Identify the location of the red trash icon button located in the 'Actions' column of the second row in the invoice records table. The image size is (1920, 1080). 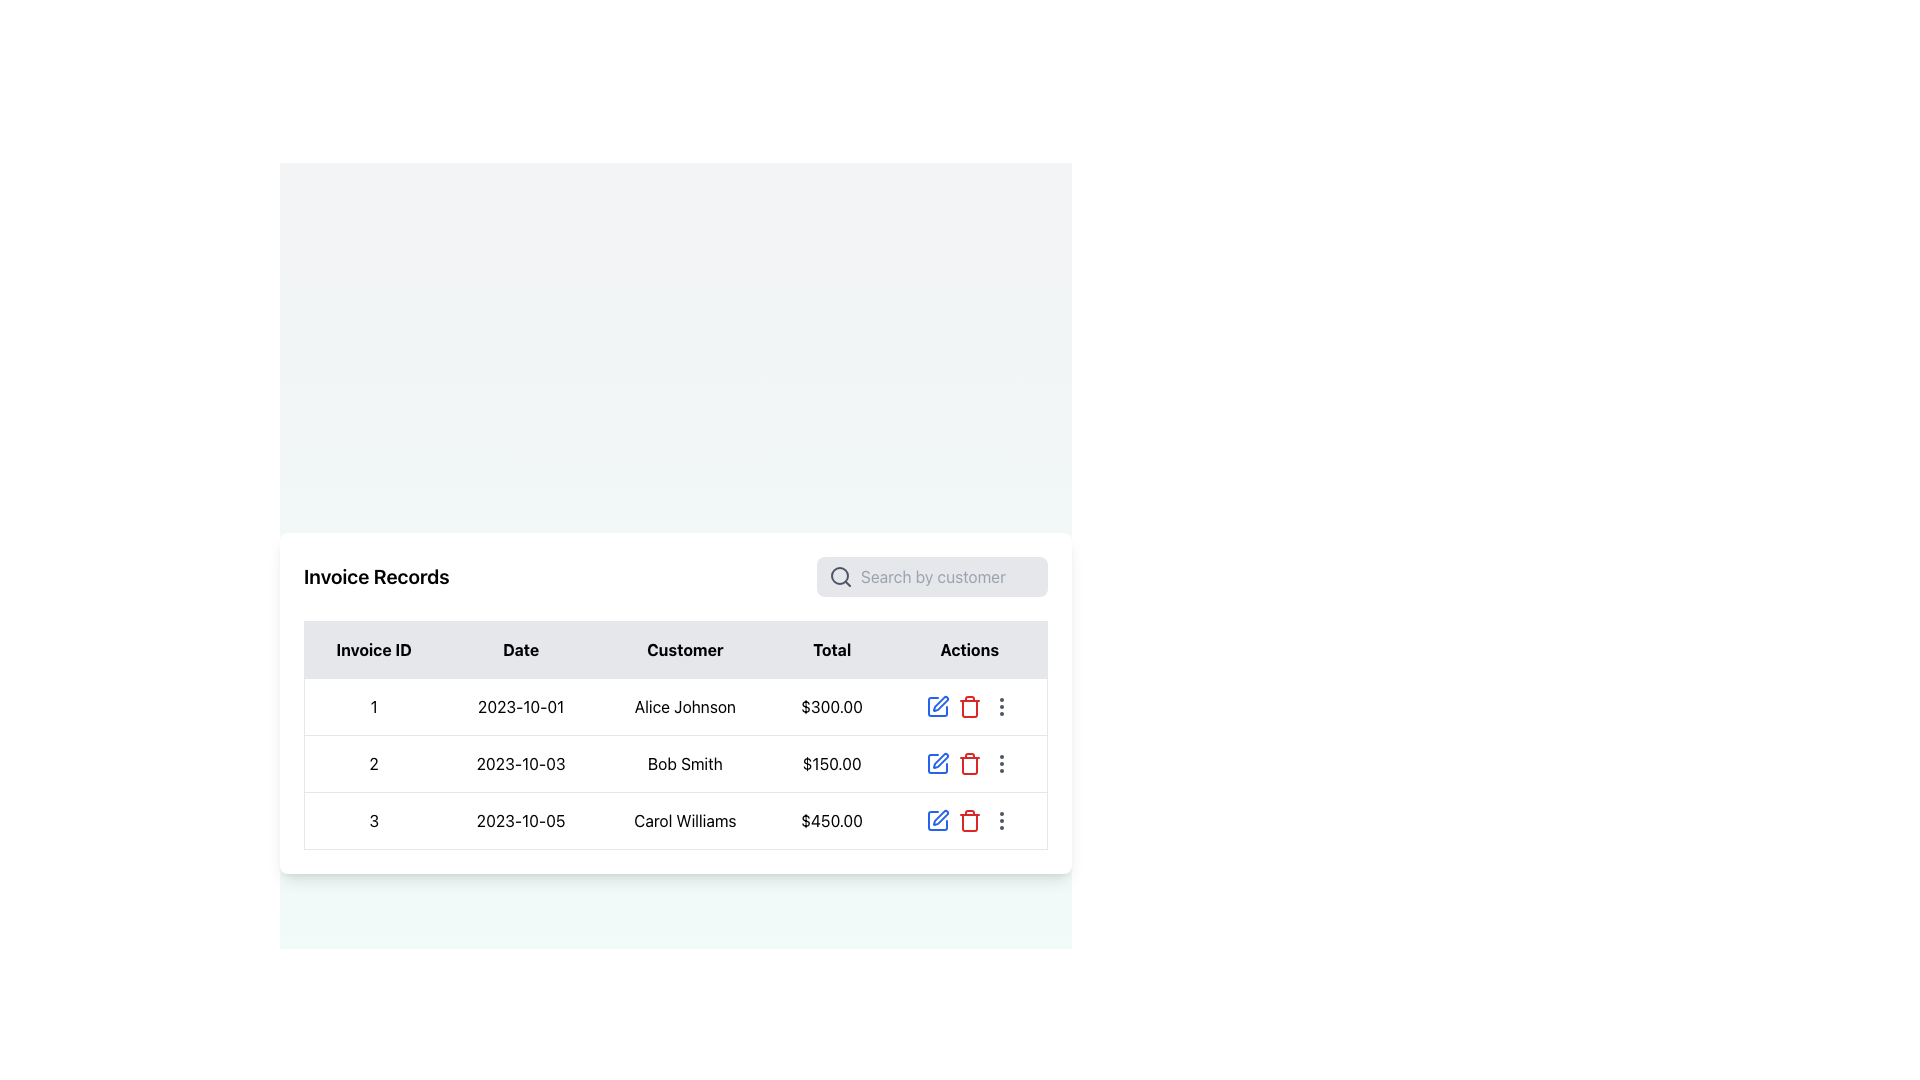
(969, 763).